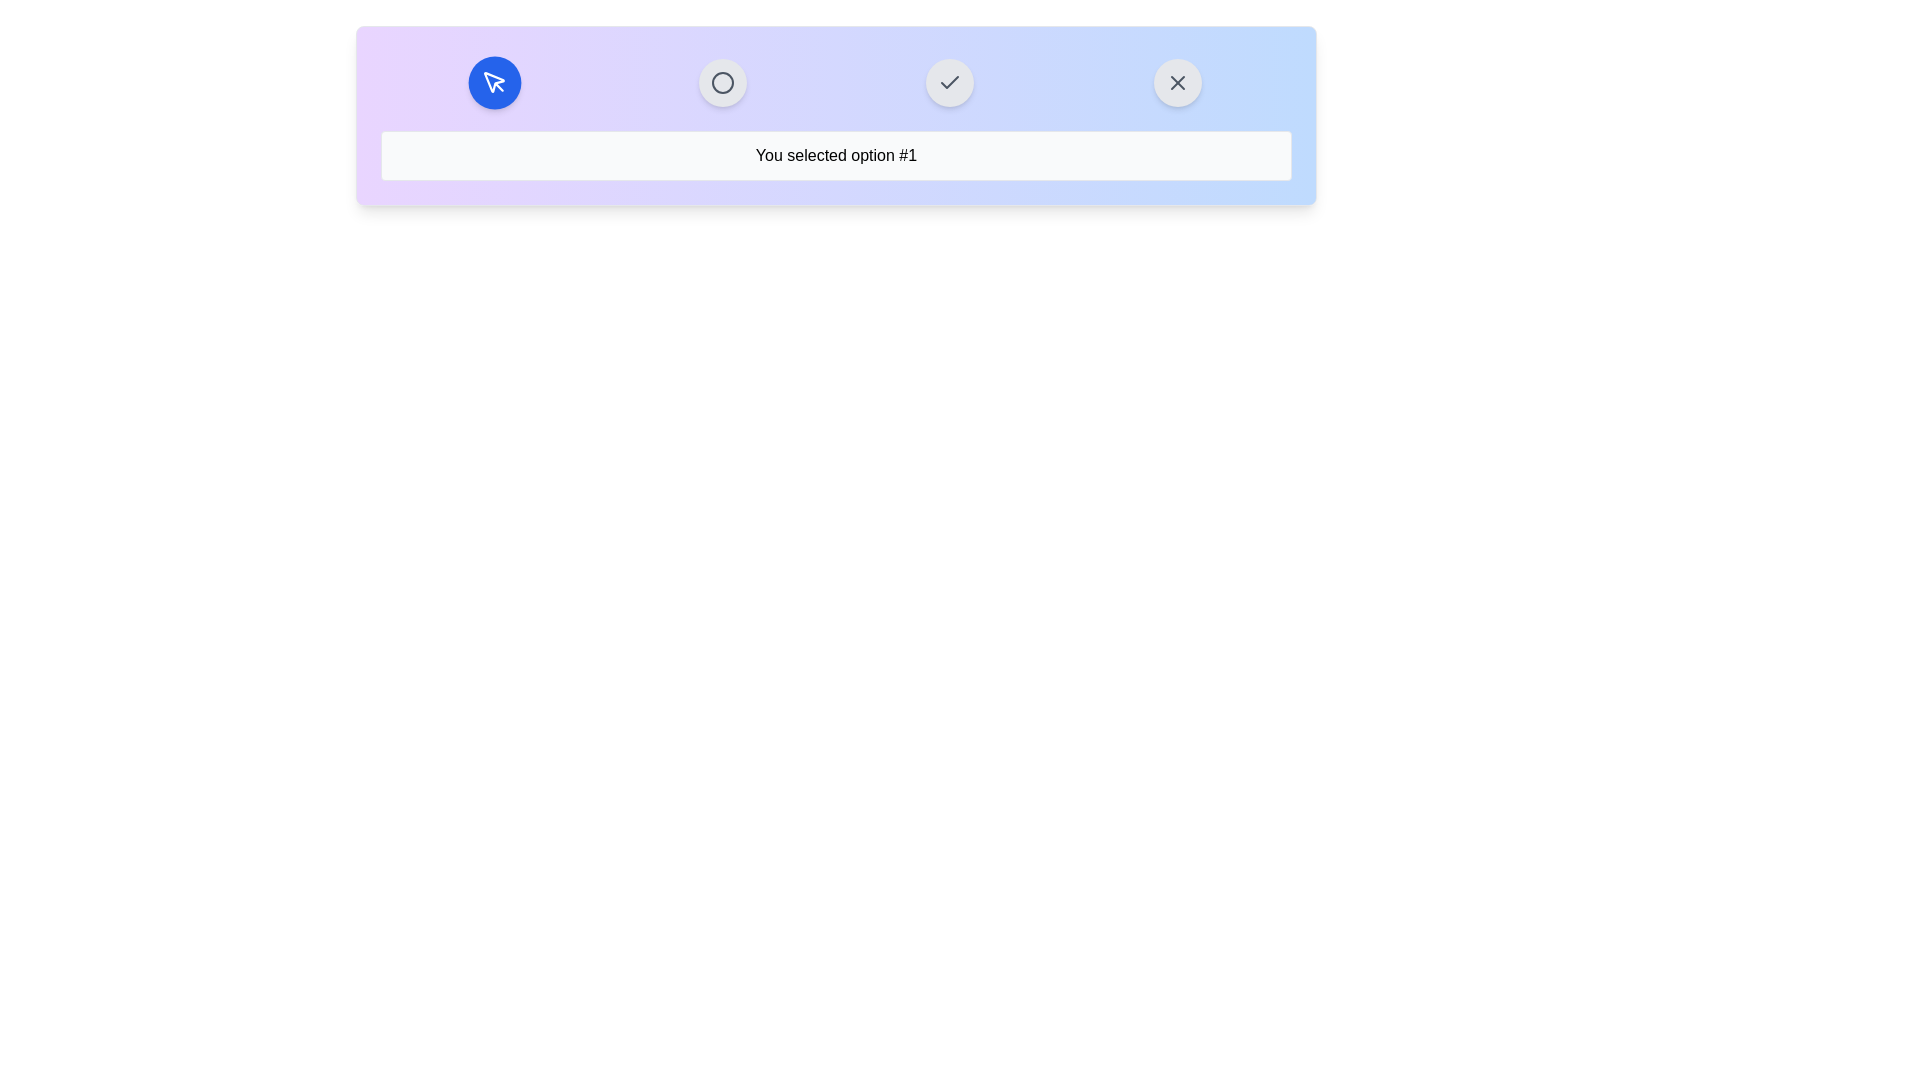  Describe the element at coordinates (494, 82) in the screenshot. I see `the icon corresponding to 1 by clicking the respective button` at that location.